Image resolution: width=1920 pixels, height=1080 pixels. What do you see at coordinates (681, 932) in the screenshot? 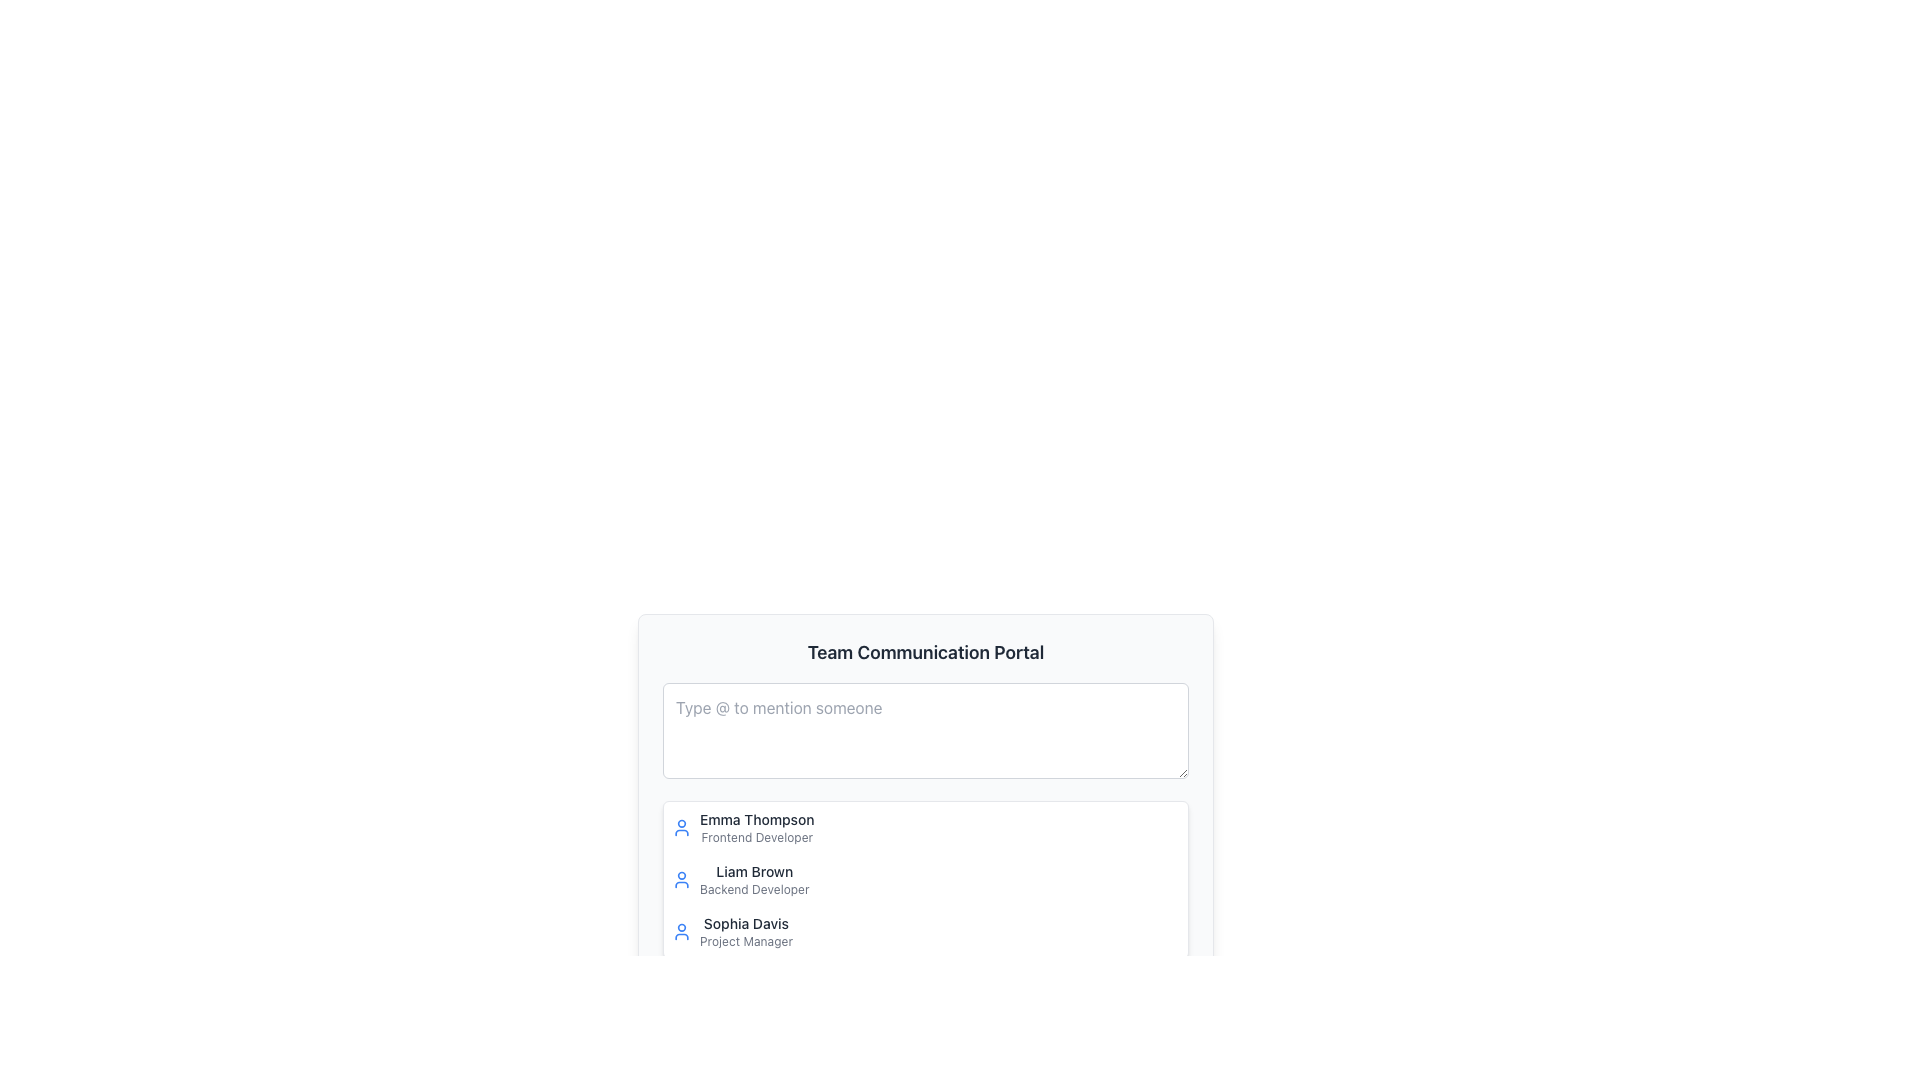
I see `the user avatar icon, which is a blue circular head shape located to the left of the 'Sophia Davis' label and the 'Project Manager' description in the user list` at bounding box center [681, 932].